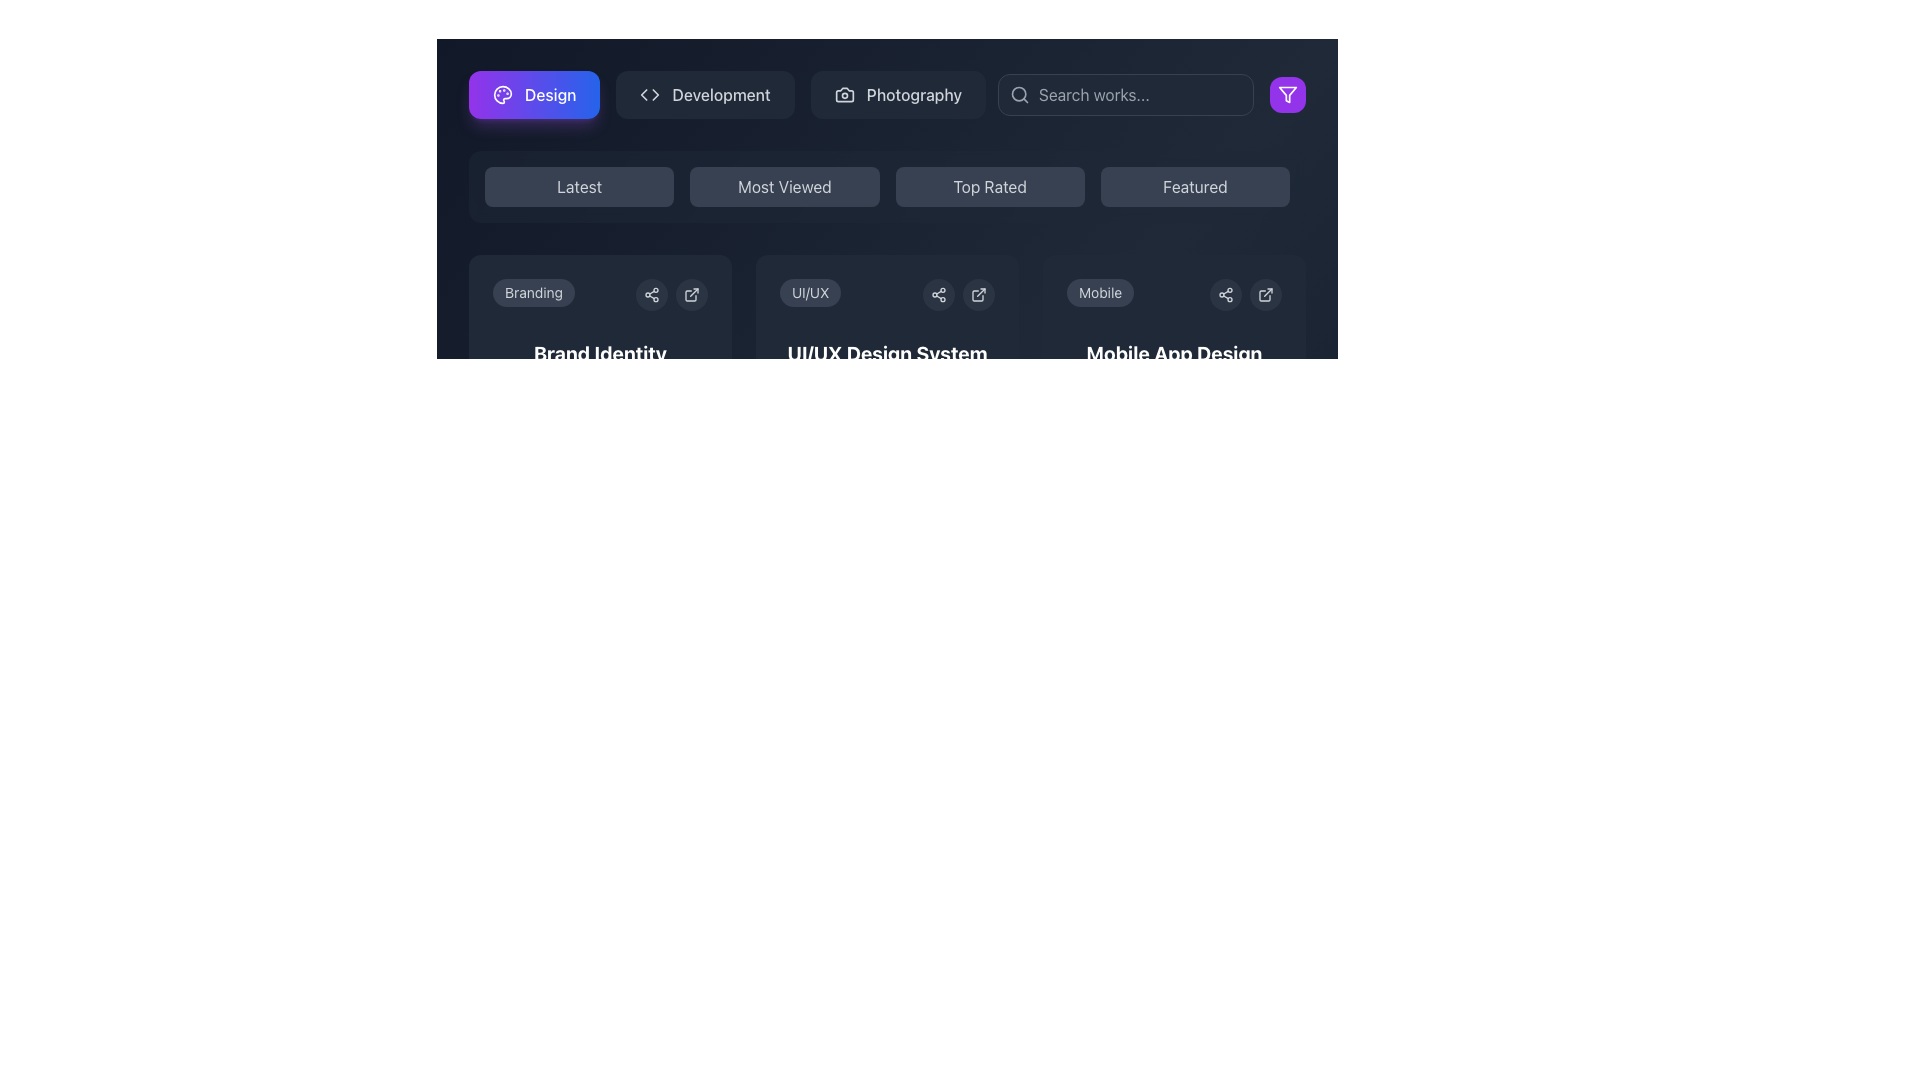  Describe the element at coordinates (844, 95) in the screenshot. I see `the camera icon in the top navigation bar` at that location.